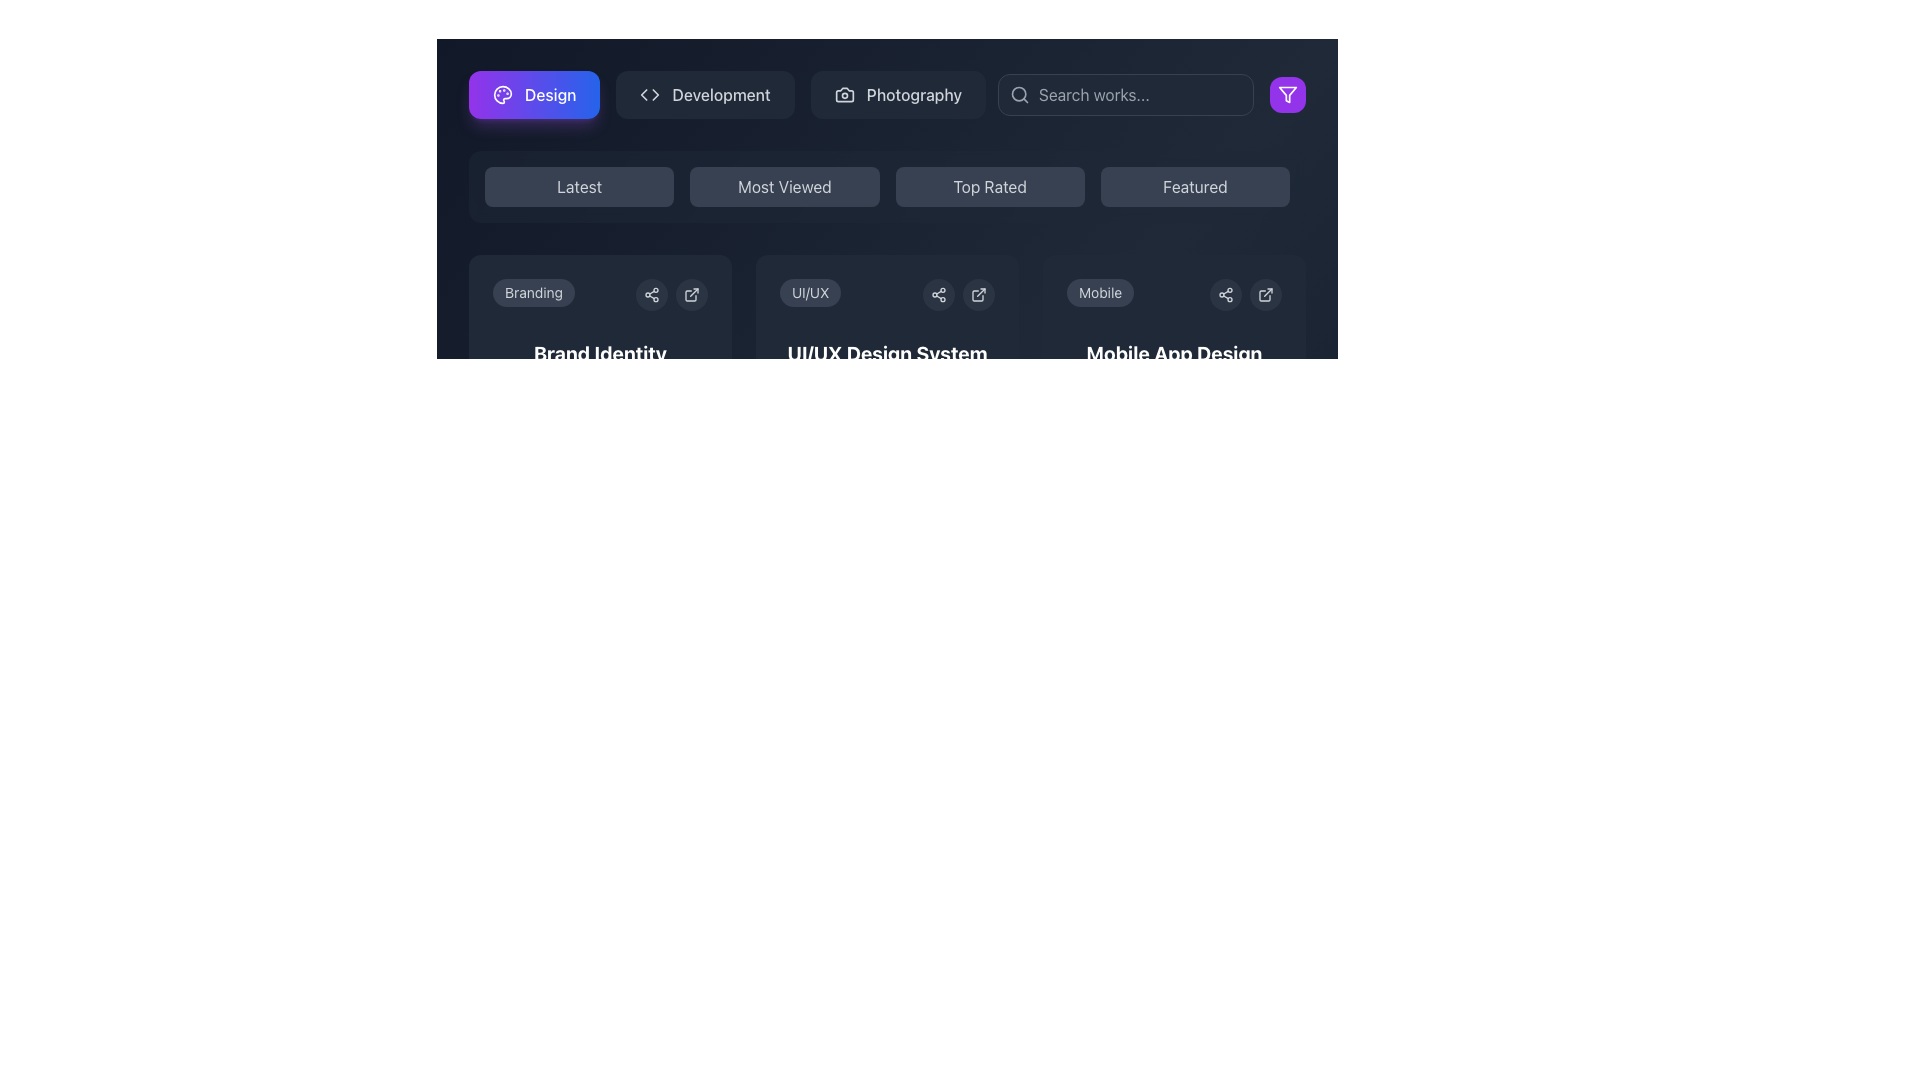  Describe the element at coordinates (844, 95) in the screenshot. I see `the camera icon in the top navigation bar` at that location.